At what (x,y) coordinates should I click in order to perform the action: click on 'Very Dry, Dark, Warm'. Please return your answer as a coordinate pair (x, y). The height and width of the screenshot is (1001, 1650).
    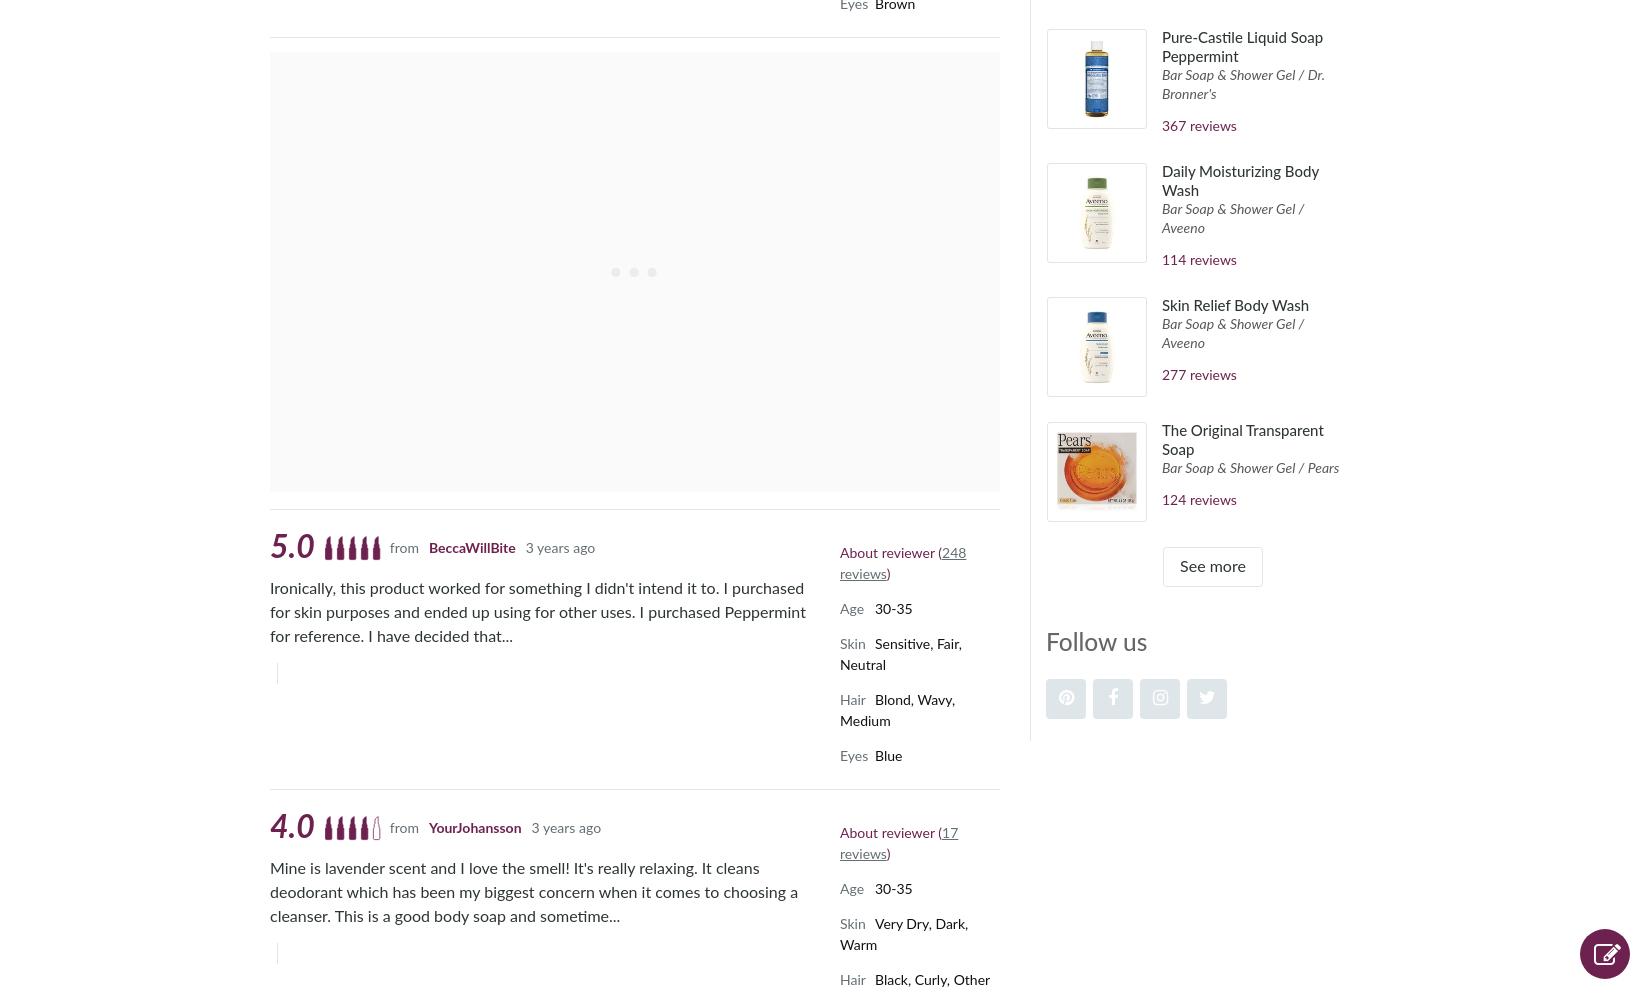
    Looking at the image, I should click on (904, 933).